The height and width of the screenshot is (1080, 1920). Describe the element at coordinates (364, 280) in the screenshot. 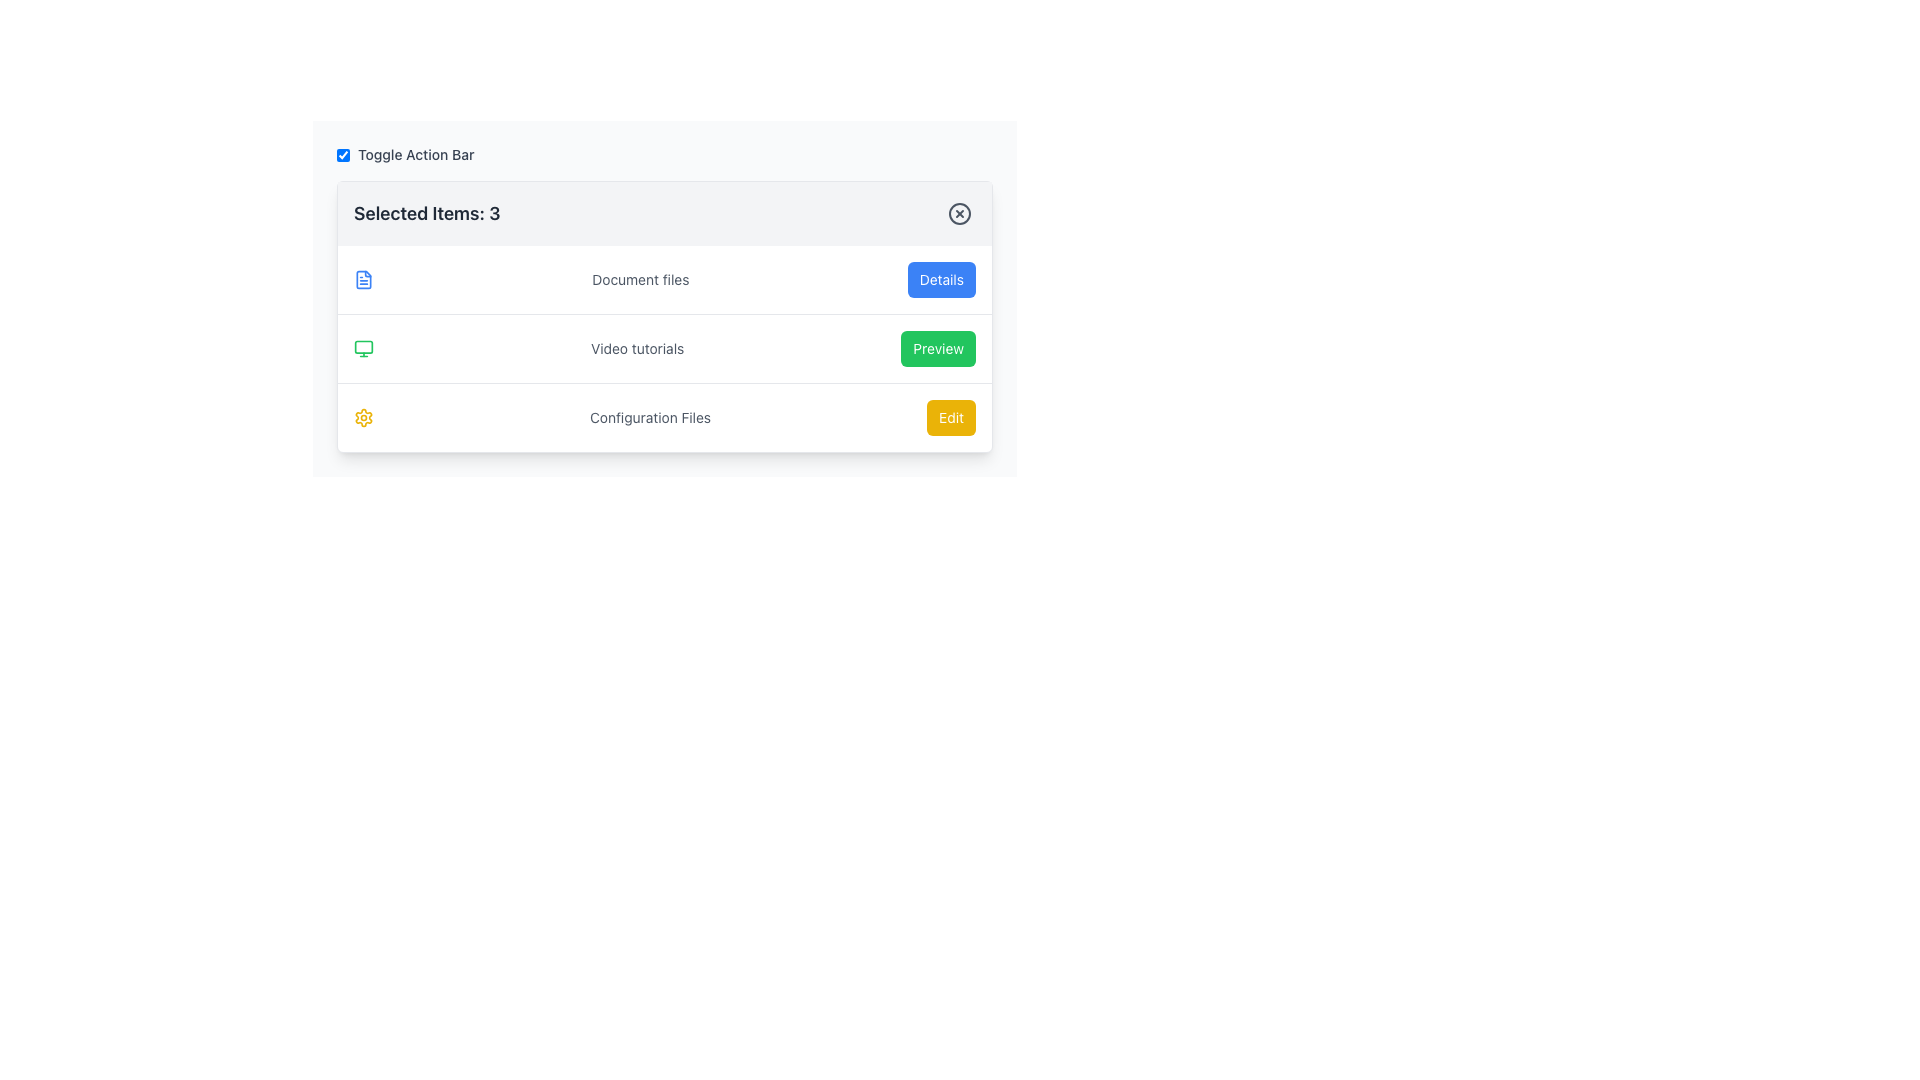

I see `the blue document icon located at the top-left corner of the 'Selected Items' box, corresponding to the 'Document files' row` at that location.